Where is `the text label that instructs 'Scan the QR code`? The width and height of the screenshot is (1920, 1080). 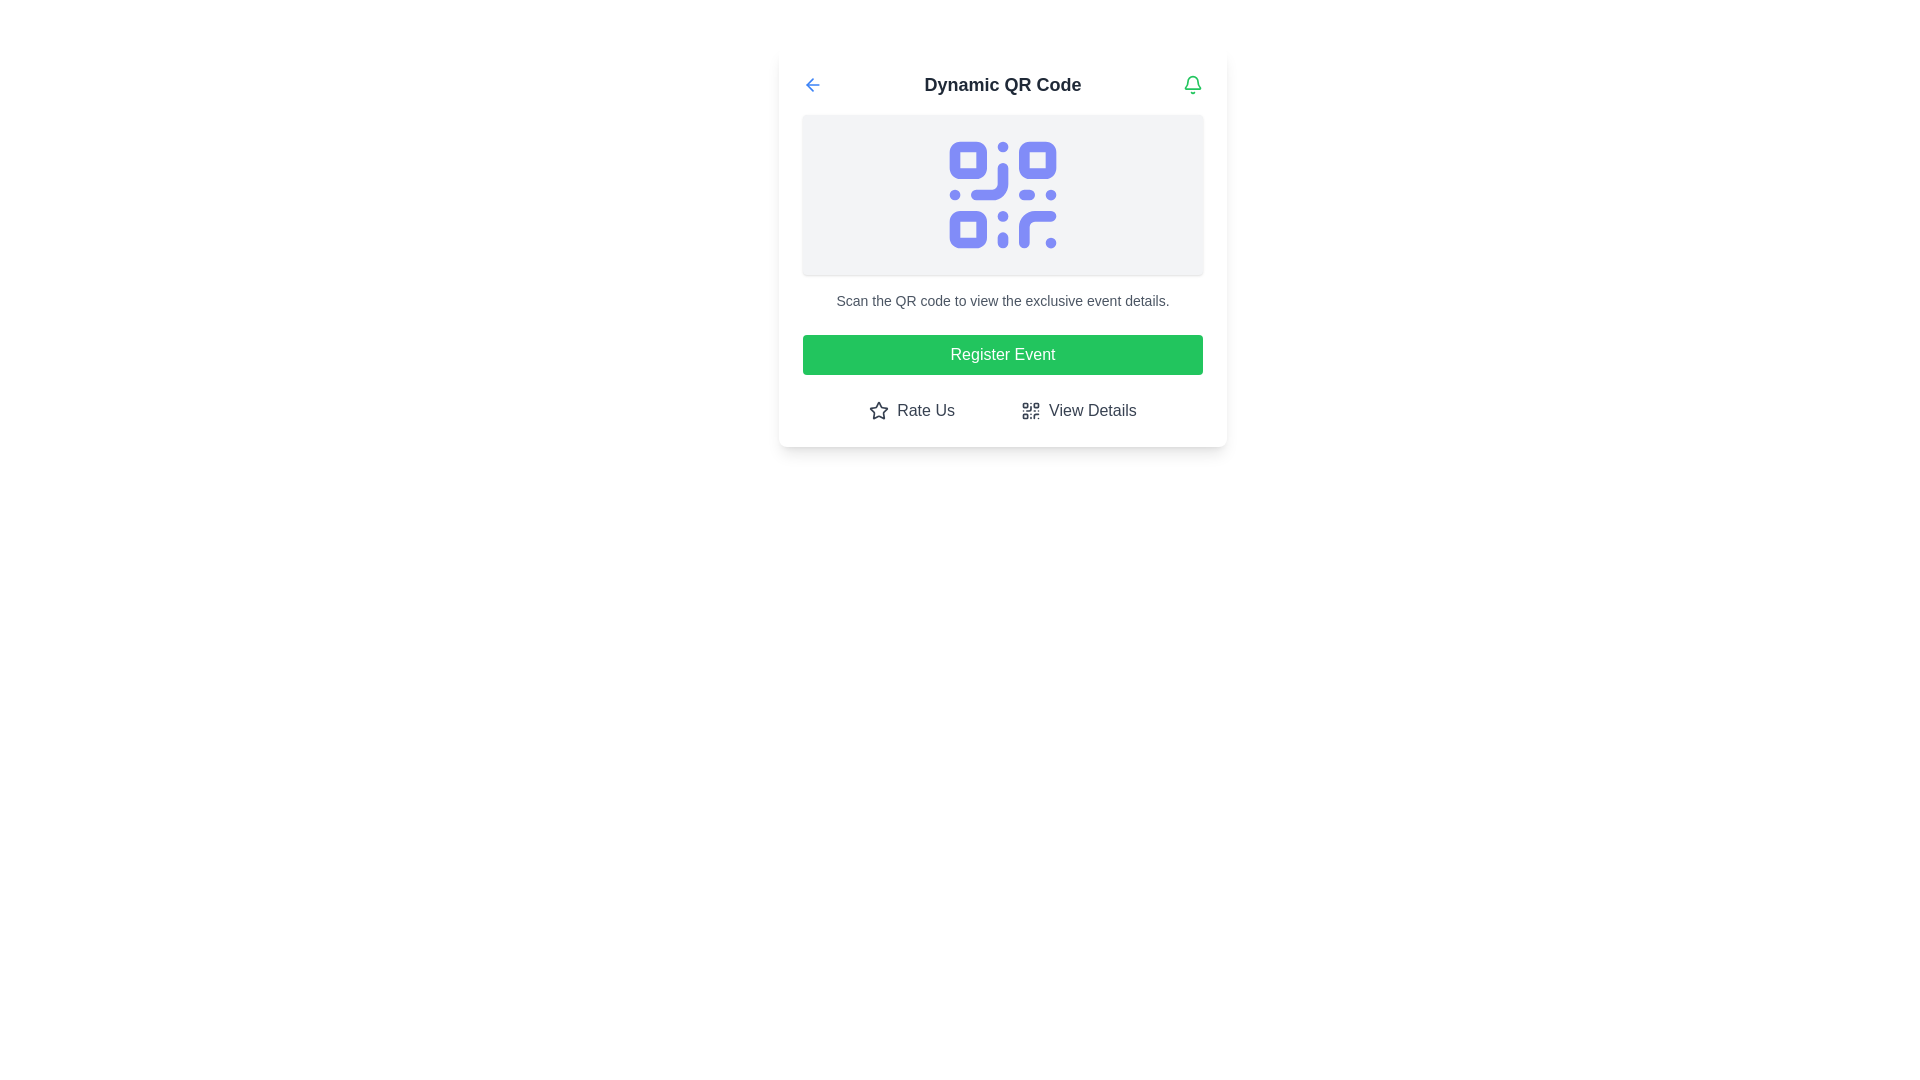
the text label that instructs 'Scan the QR code is located at coordinates (1003, 300).